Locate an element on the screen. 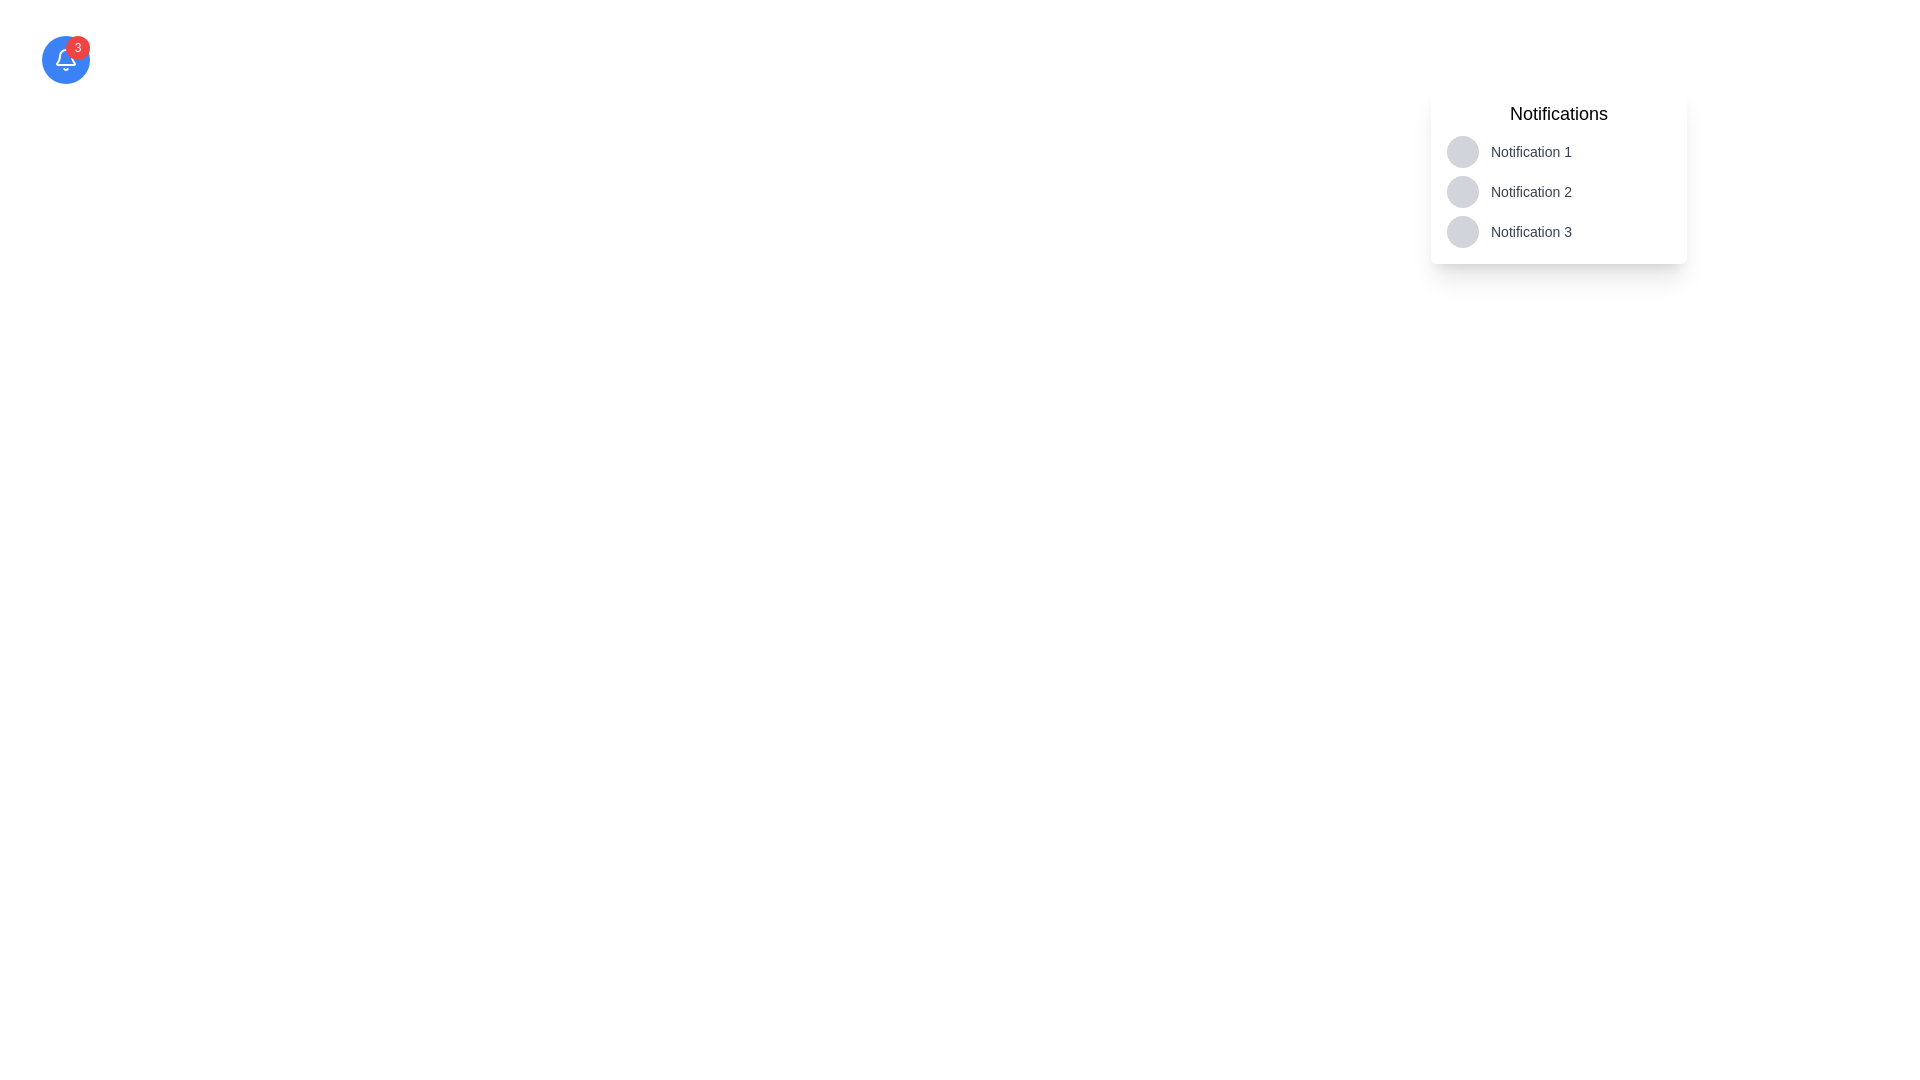 The height and width of the screenshot is (1080, 1920). the text label displaying 'Notification 2', which is positioned as the second notification item in the list, aligned with a circular icon is located at coordinates (1530, 192).